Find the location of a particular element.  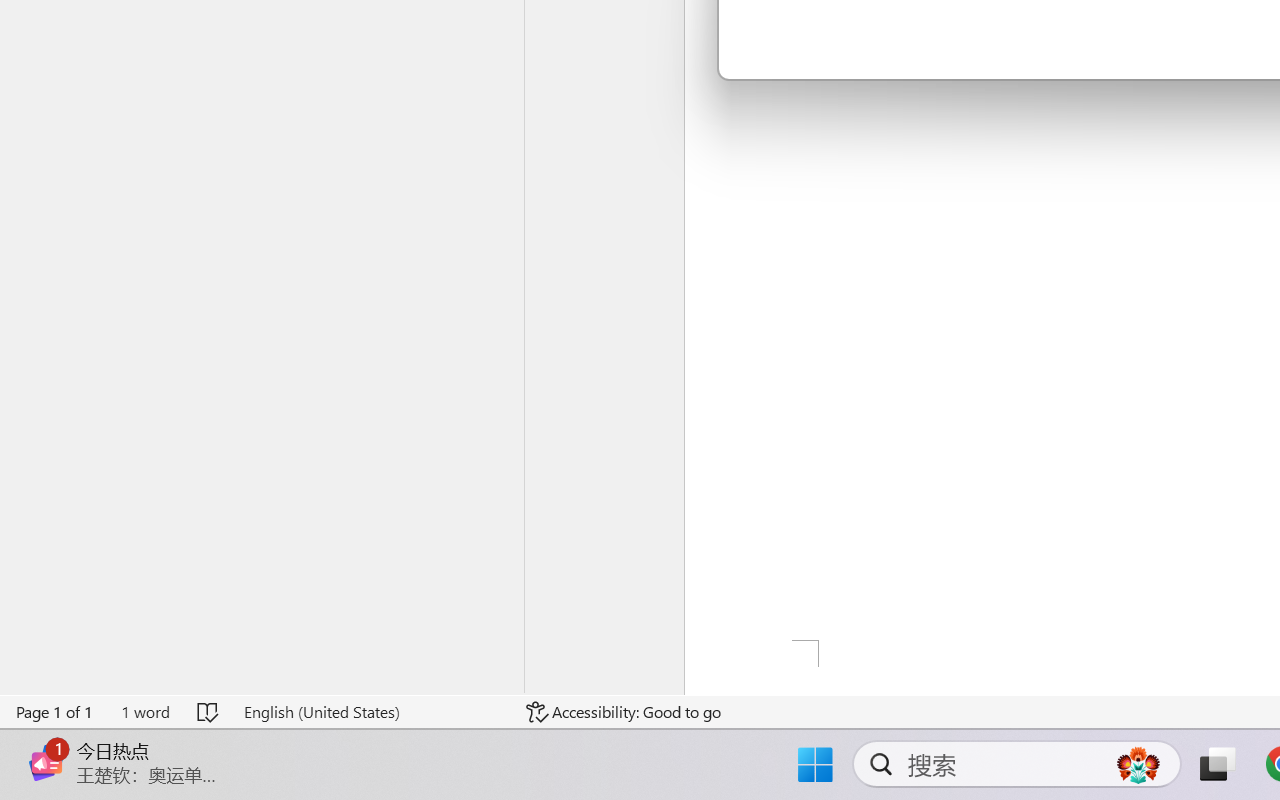

'Language English (United States)' is located at coordinates (371, 711).